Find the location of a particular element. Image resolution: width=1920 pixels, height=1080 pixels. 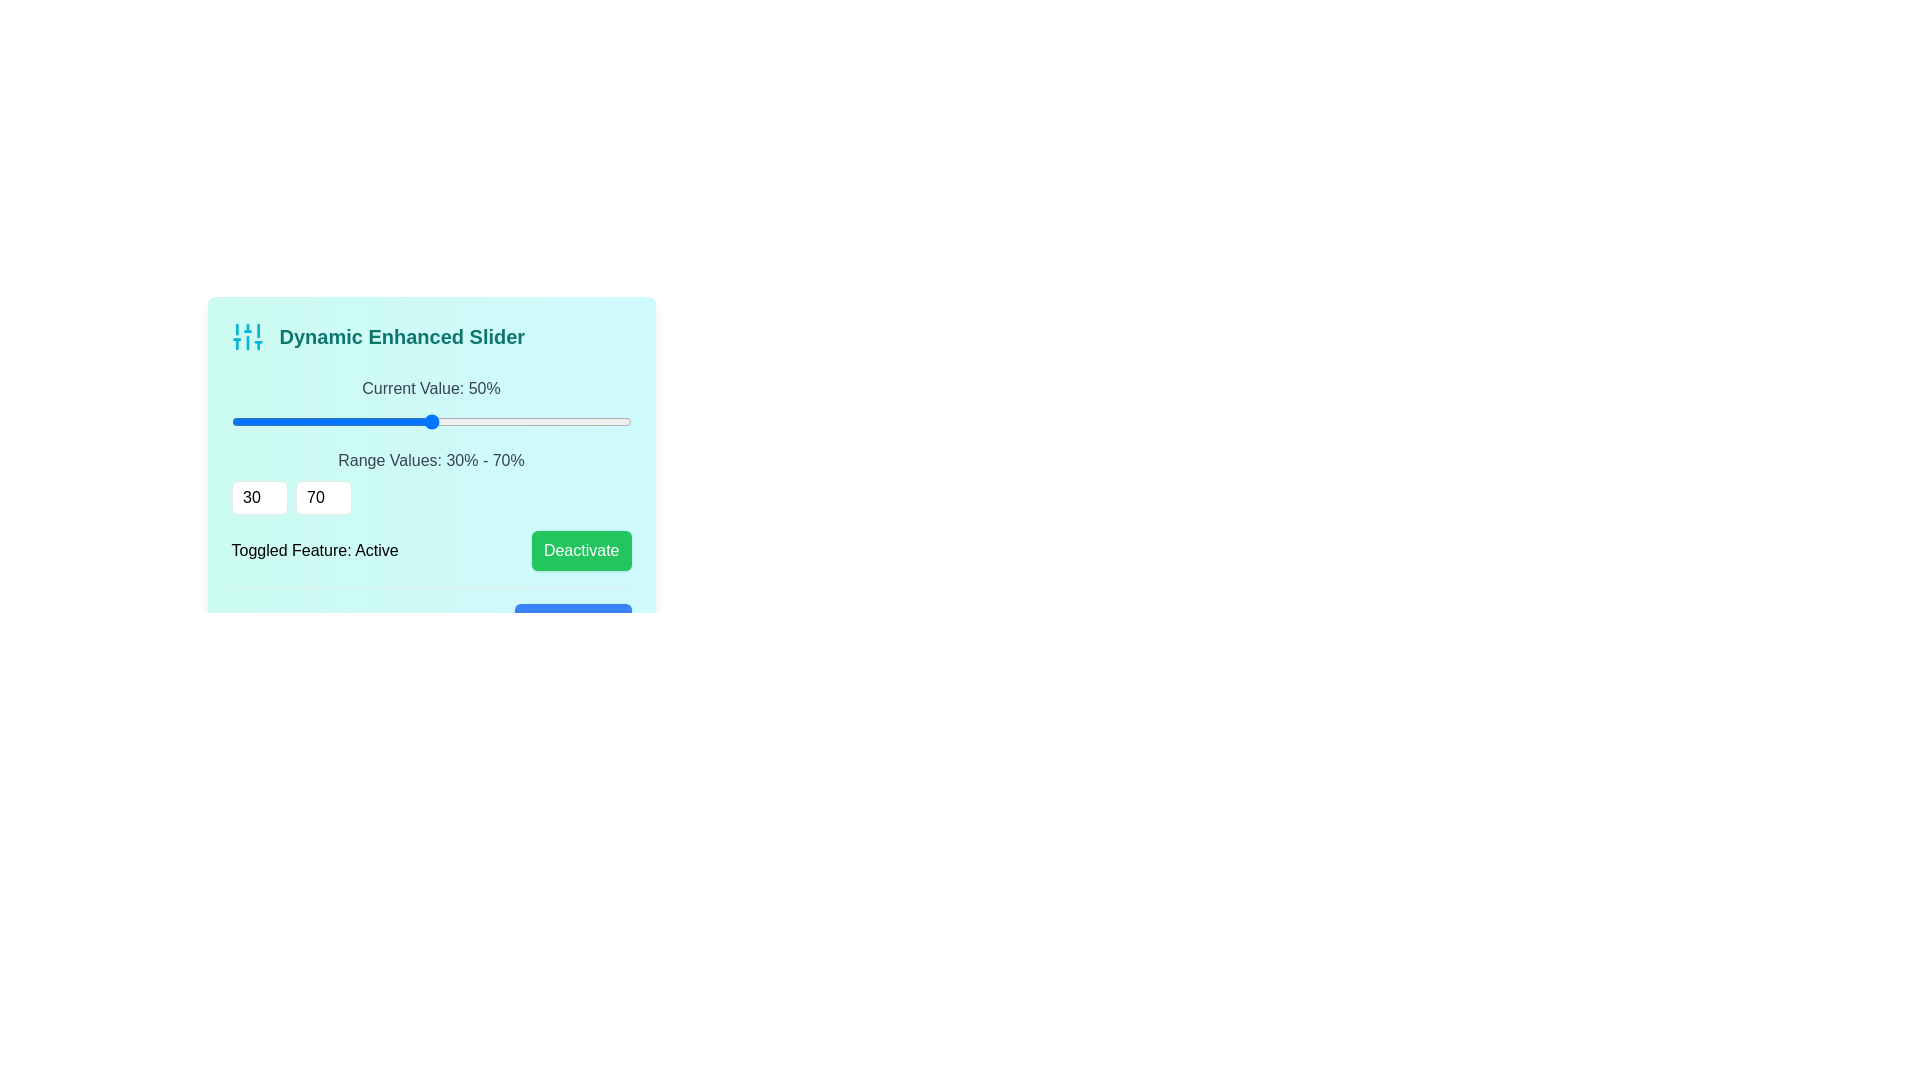

the Text Header with Icon that introduces the segment content for the slider component, titled 'Dynamic Enhanced Slider Current Value: 50% Range Values: 30% - 70% Toggled Feature: Active Deactivate Confirm' is located at coordinates (430, 335).